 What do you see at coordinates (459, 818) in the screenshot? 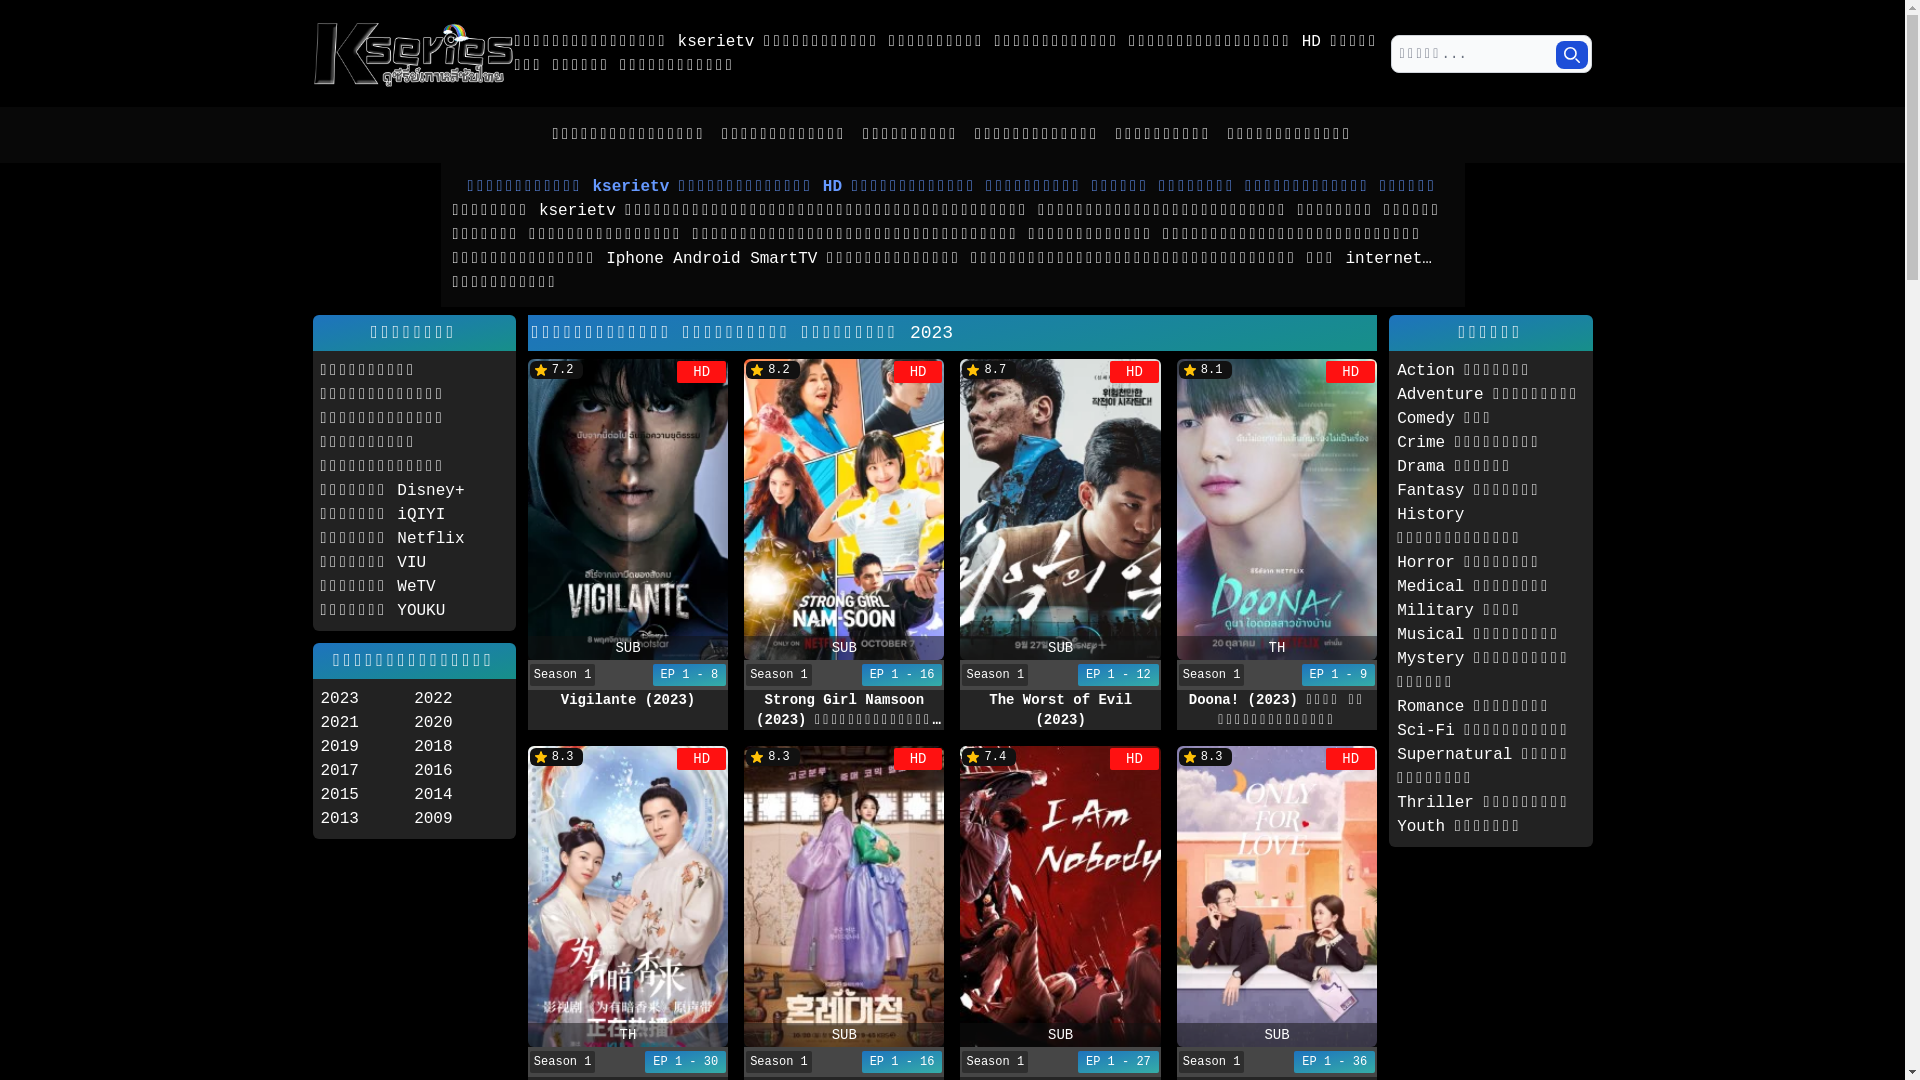
I see `'2009'` at bounding box center [459, 818].